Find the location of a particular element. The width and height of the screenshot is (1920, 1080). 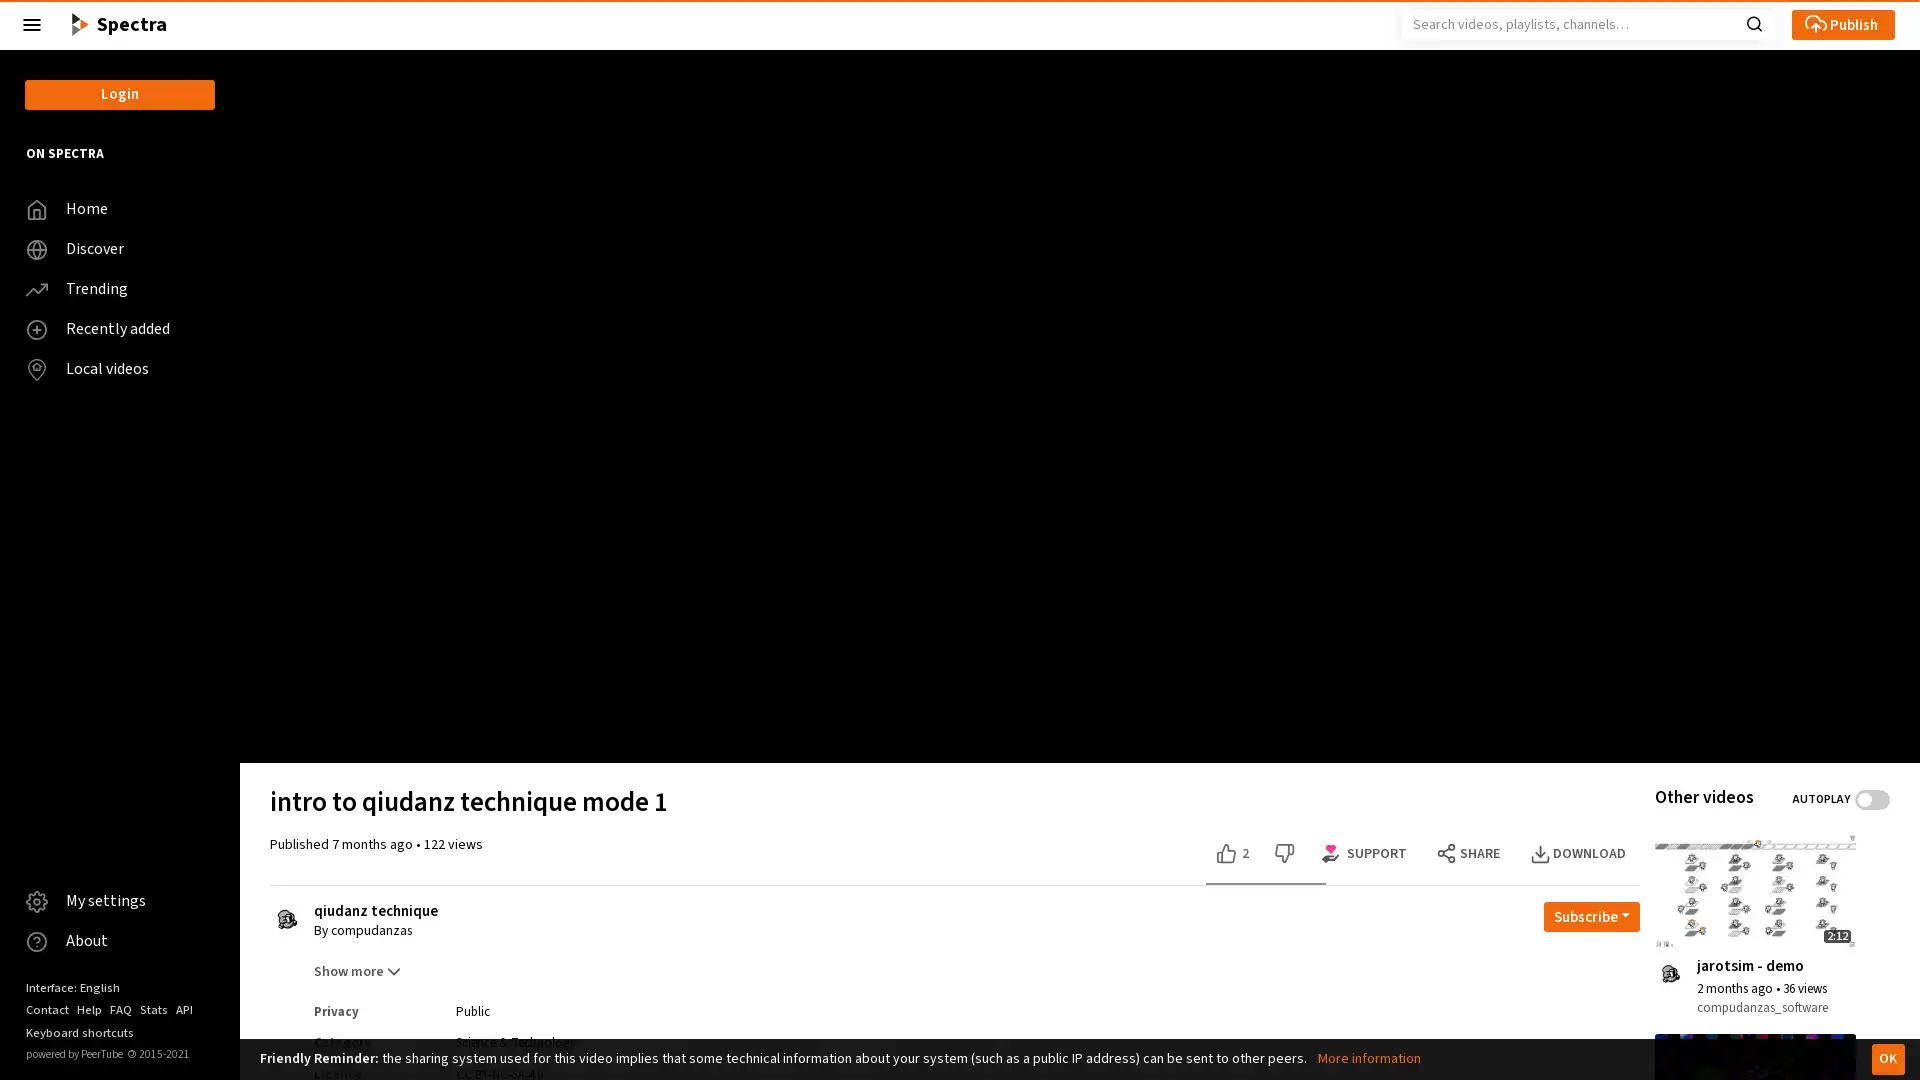

Dislike this video is located at coordinates (1284, 853).